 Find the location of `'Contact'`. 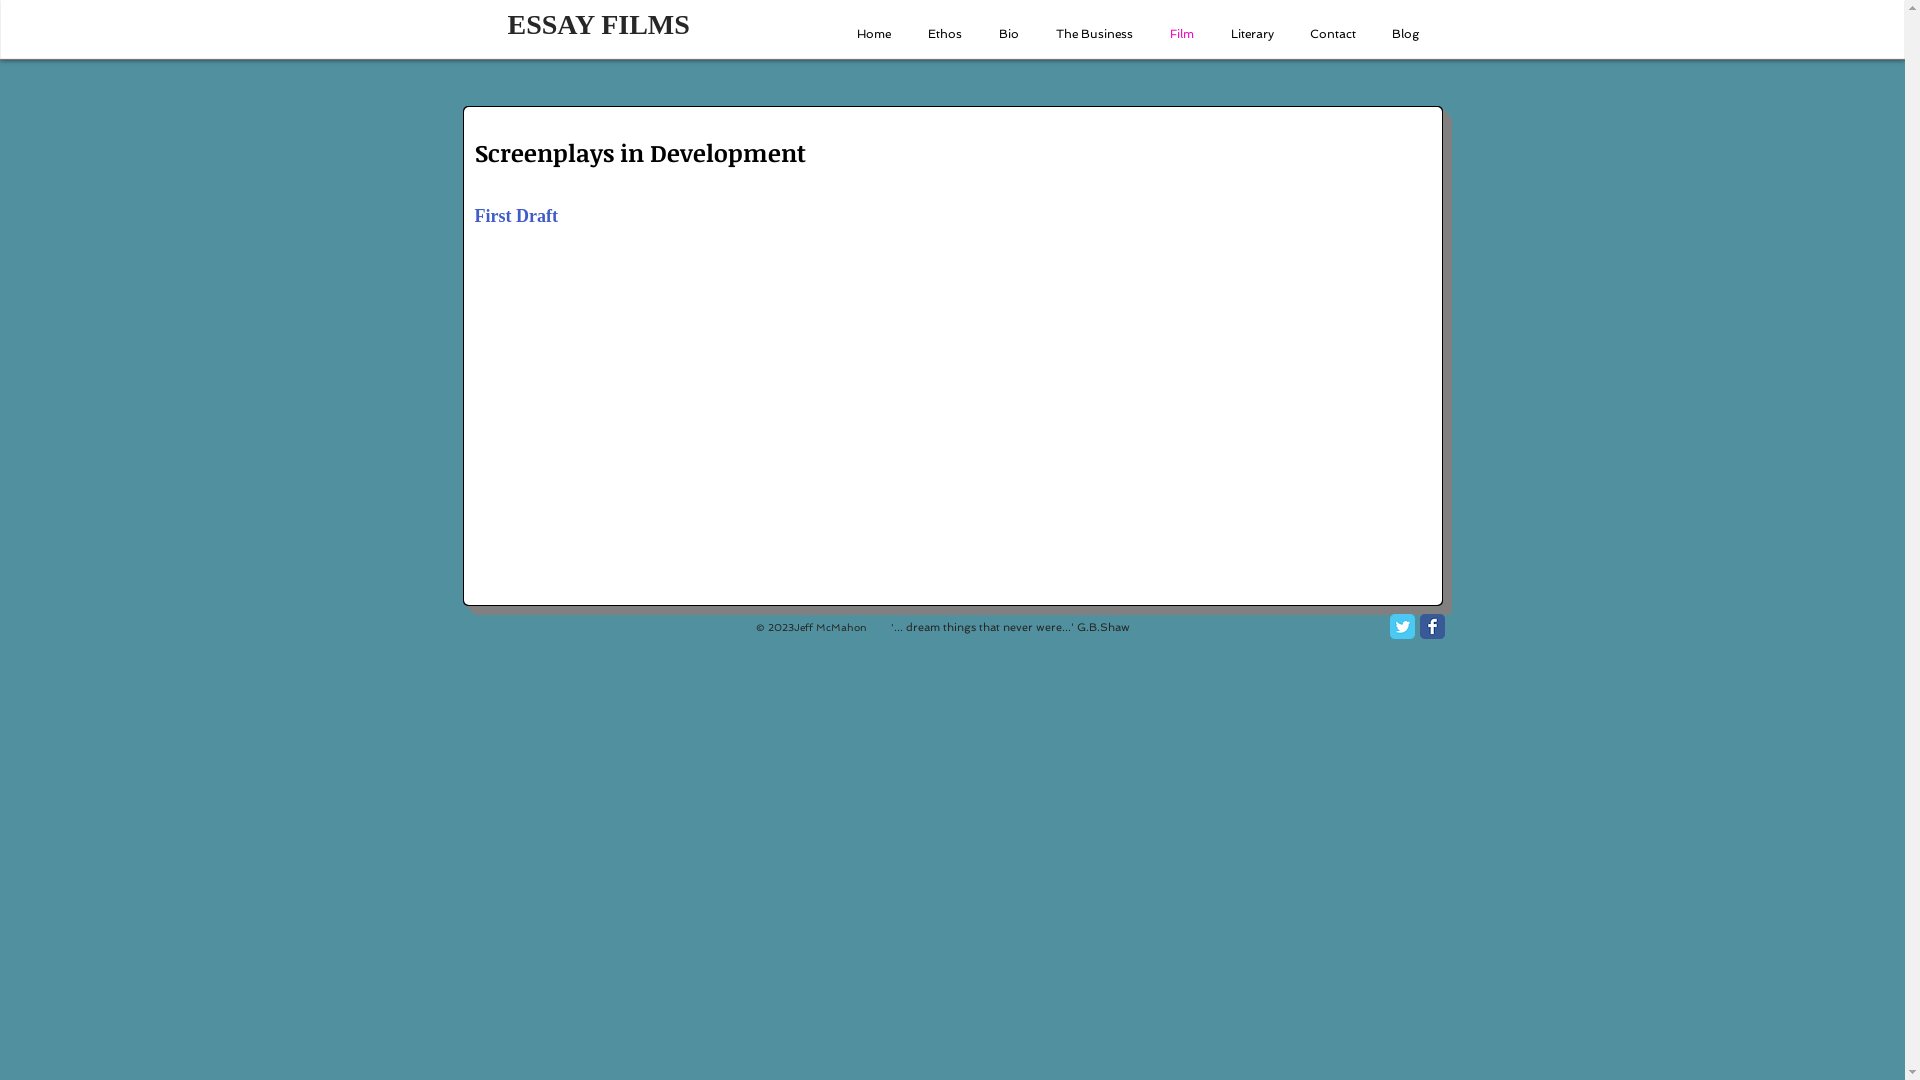

'Contact' is located at coordinates (1330, 34).